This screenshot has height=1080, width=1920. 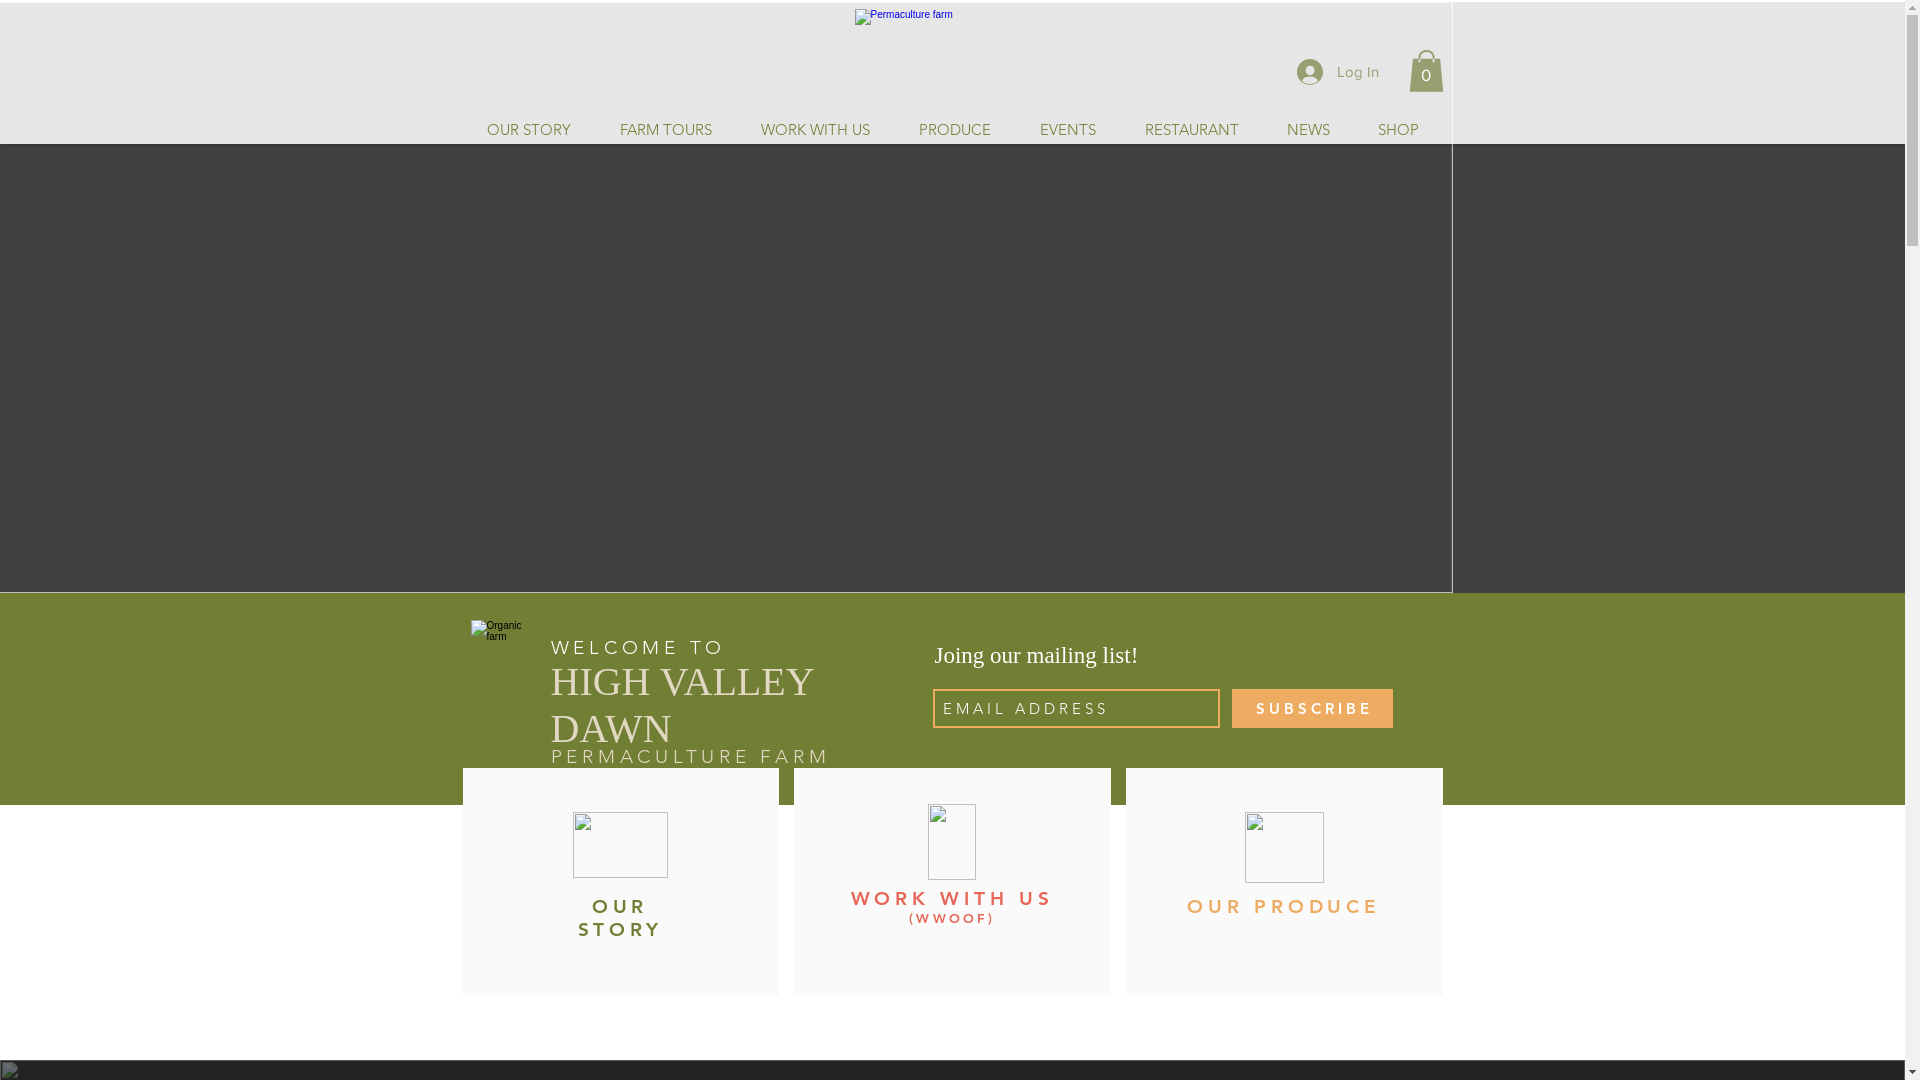 What do you see at coordinates (1337, 69) in the screenshot?
I see `'Log In'` at bounding box center [1337, 69].